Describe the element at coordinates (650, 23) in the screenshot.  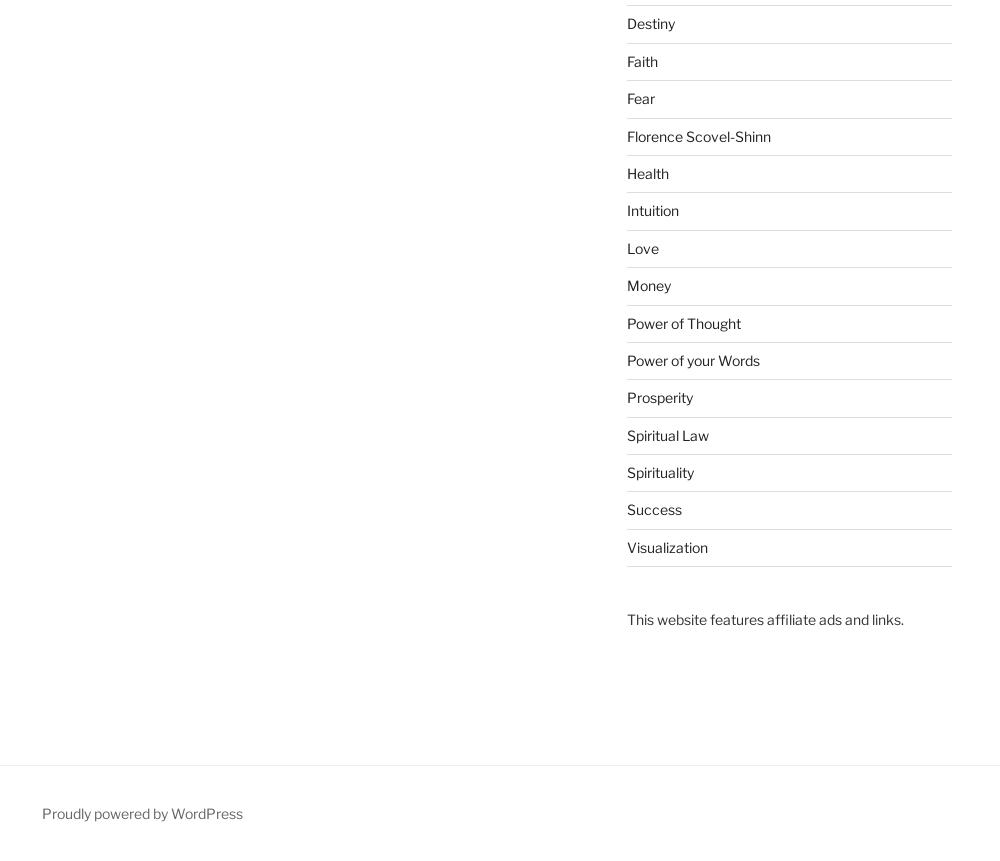
I see `'Destiny'` at that location.